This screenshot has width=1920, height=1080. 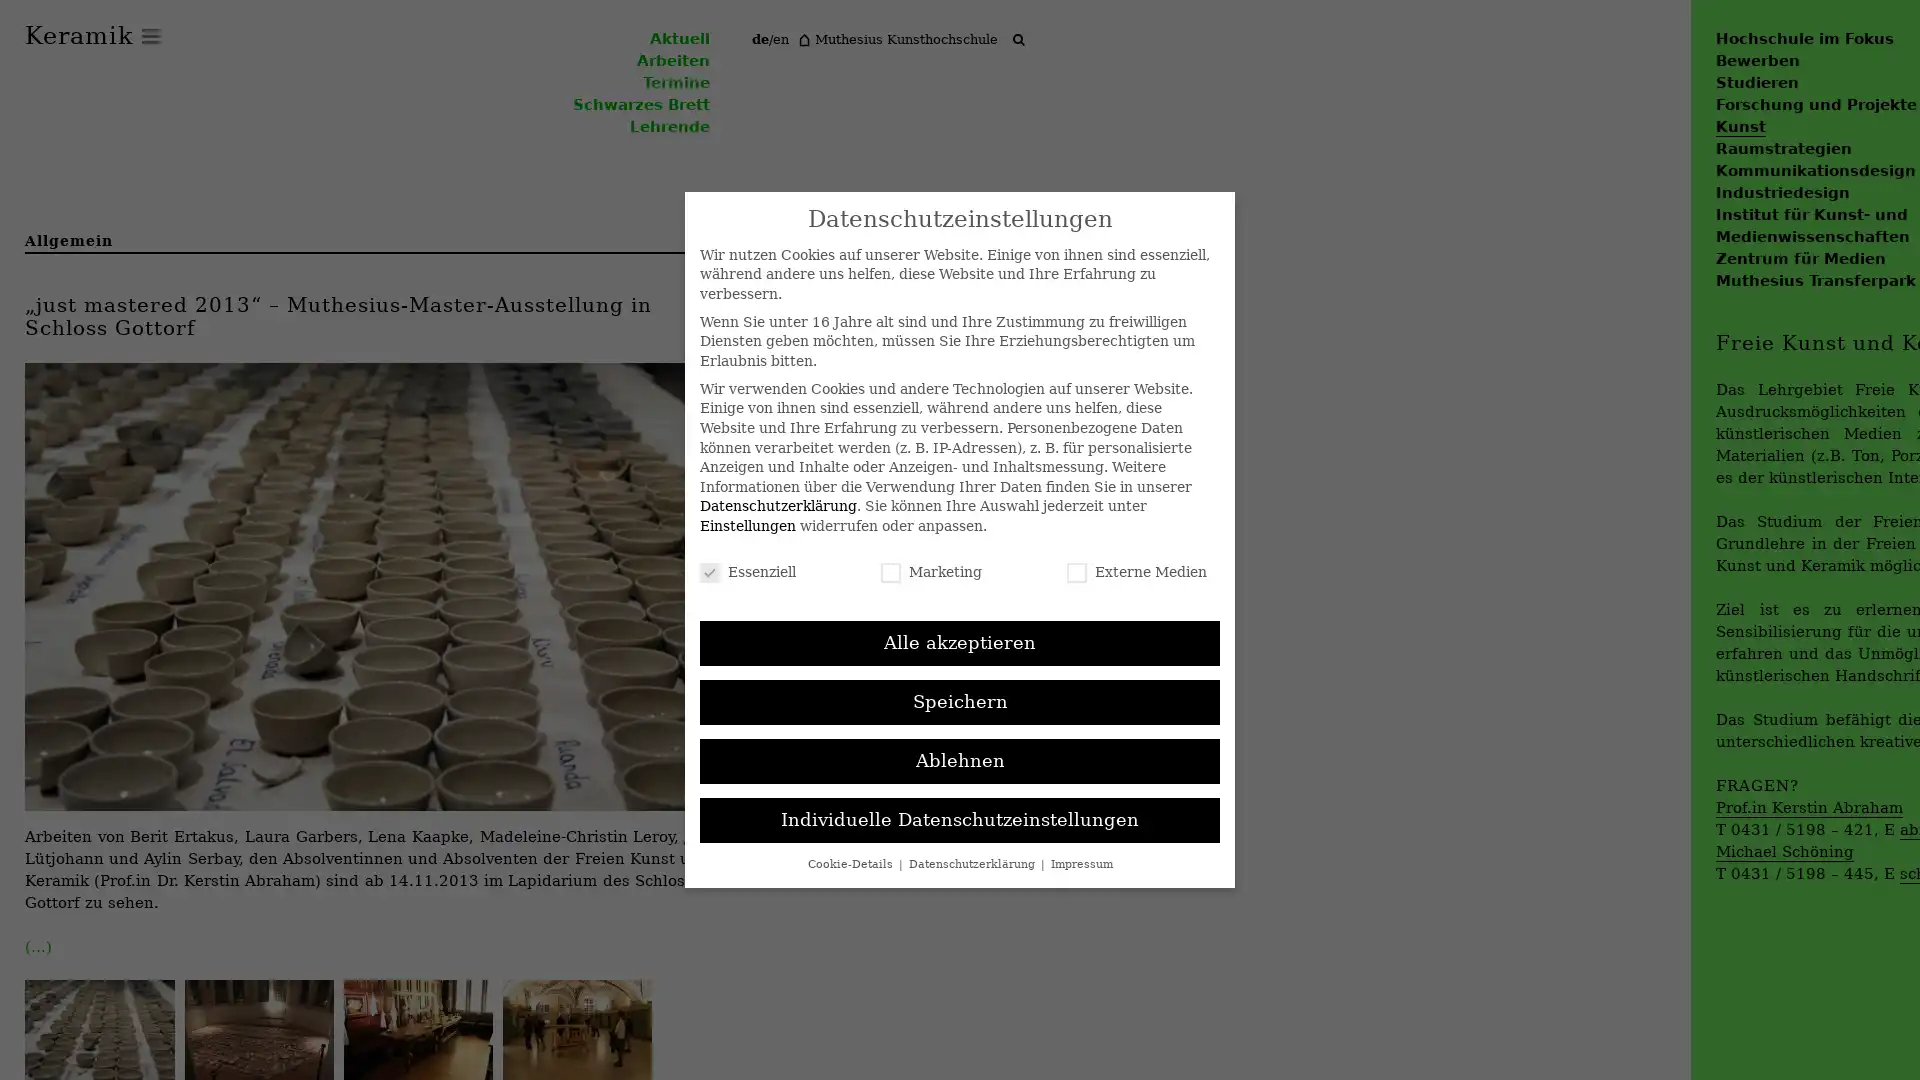 I want to click on Ablehnen, so click(x=960, y=760).